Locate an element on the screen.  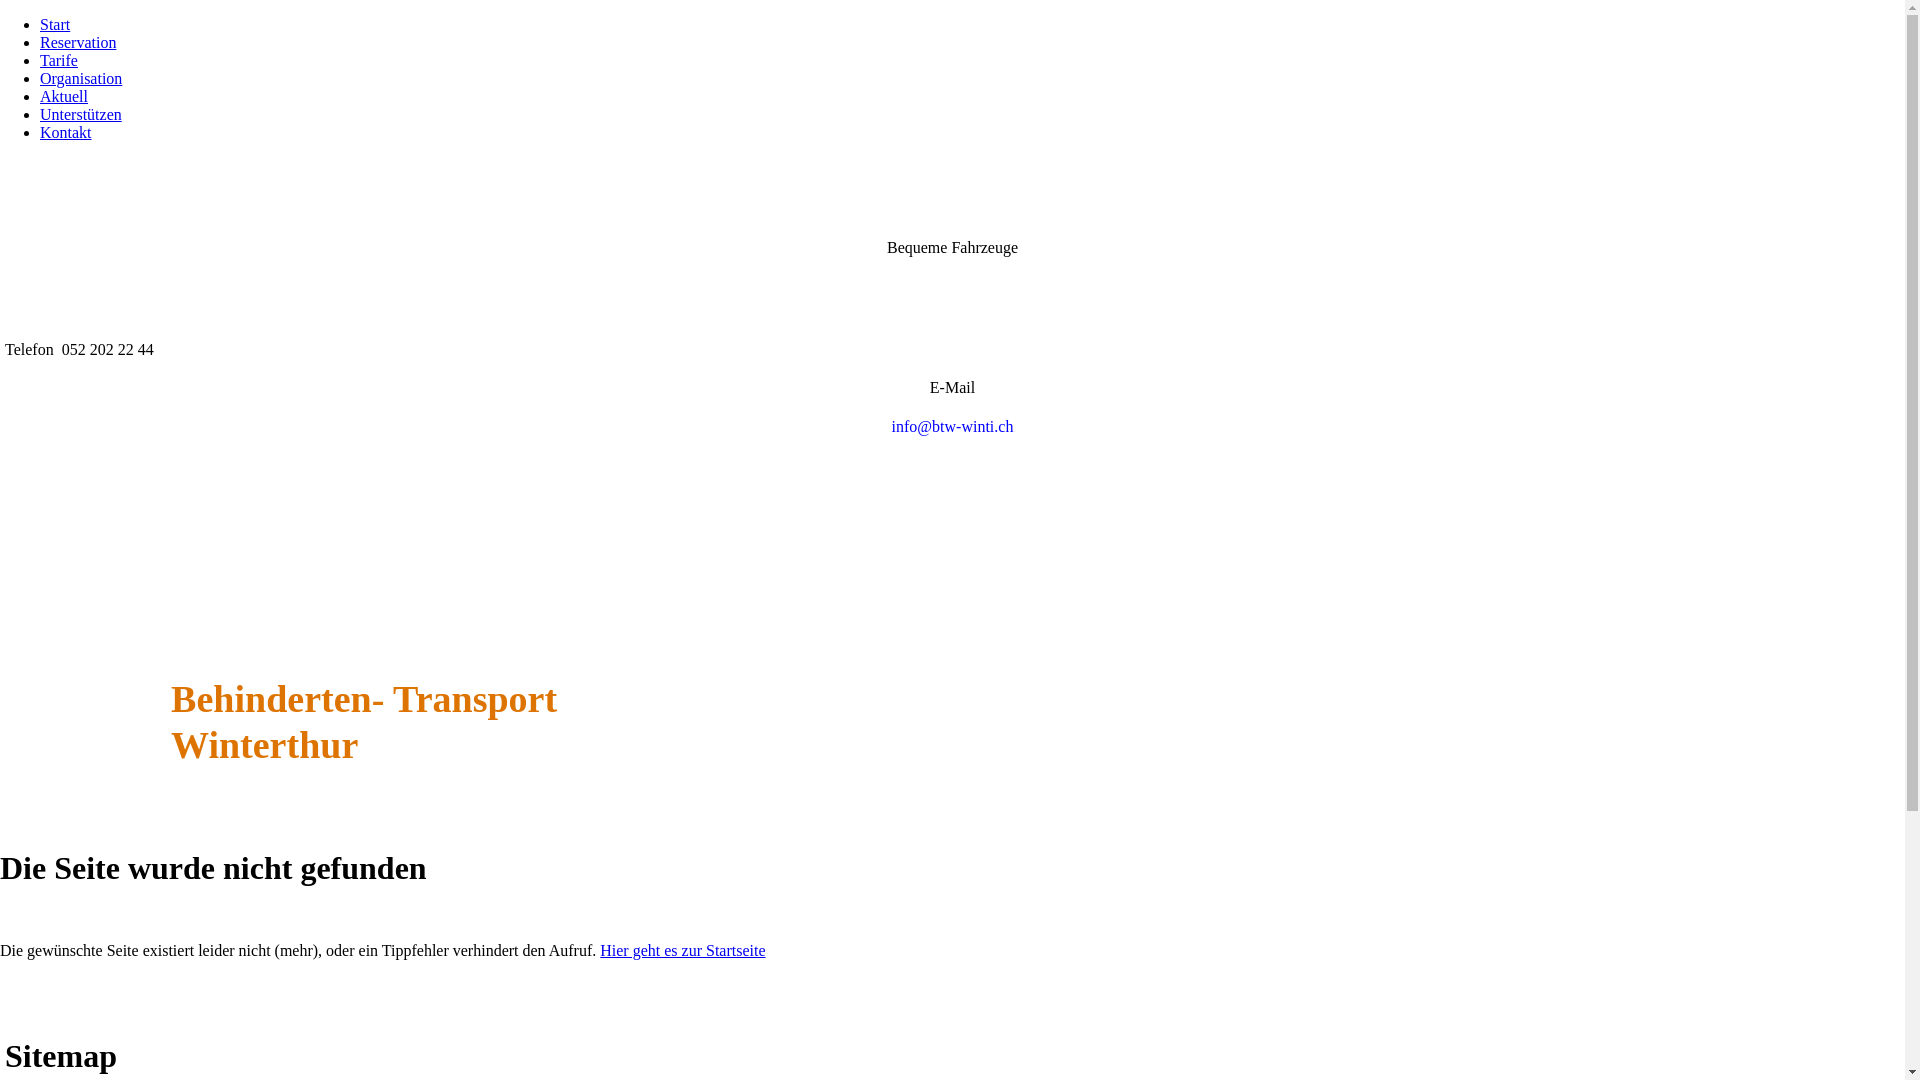
'Organisation' is located at coordinates (80, 77).